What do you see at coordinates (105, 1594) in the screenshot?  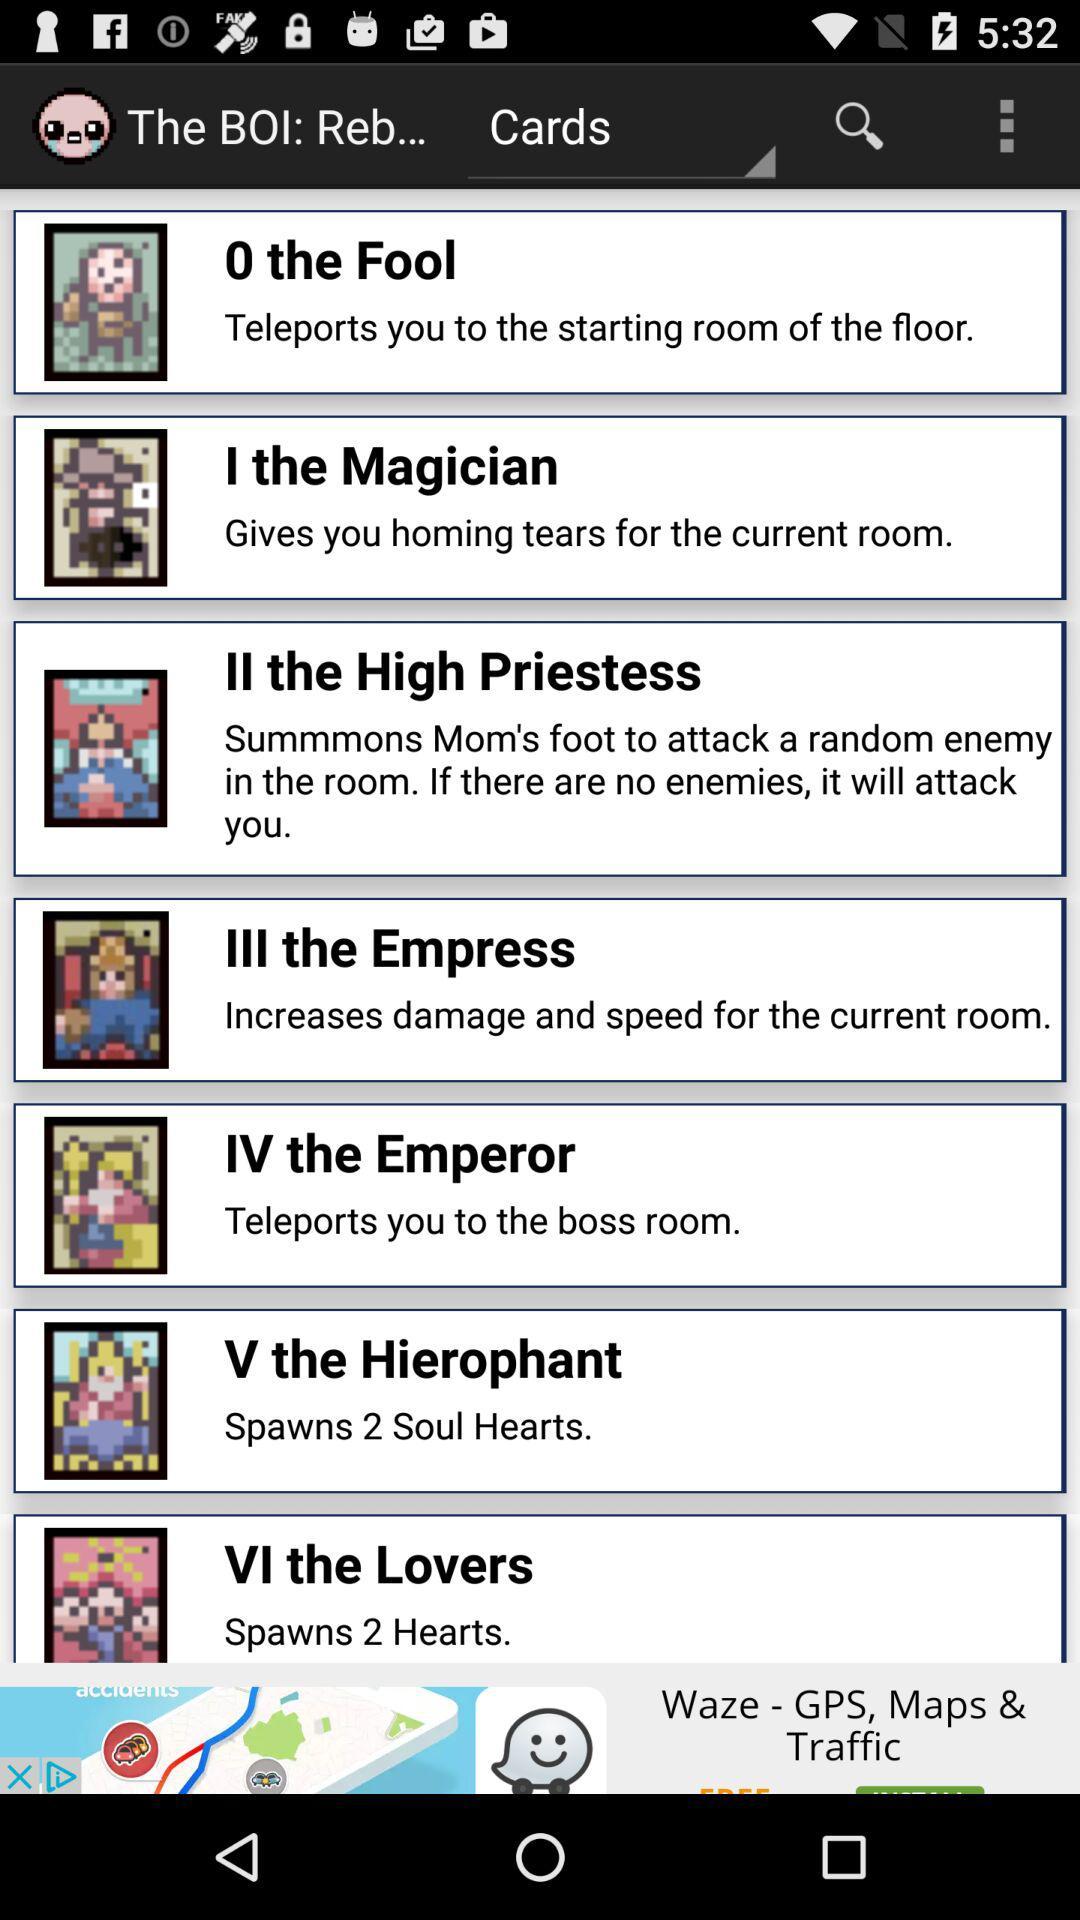 I see `the image which is present on the left side of the vi the lovers` at bounding box center [105, 1594].